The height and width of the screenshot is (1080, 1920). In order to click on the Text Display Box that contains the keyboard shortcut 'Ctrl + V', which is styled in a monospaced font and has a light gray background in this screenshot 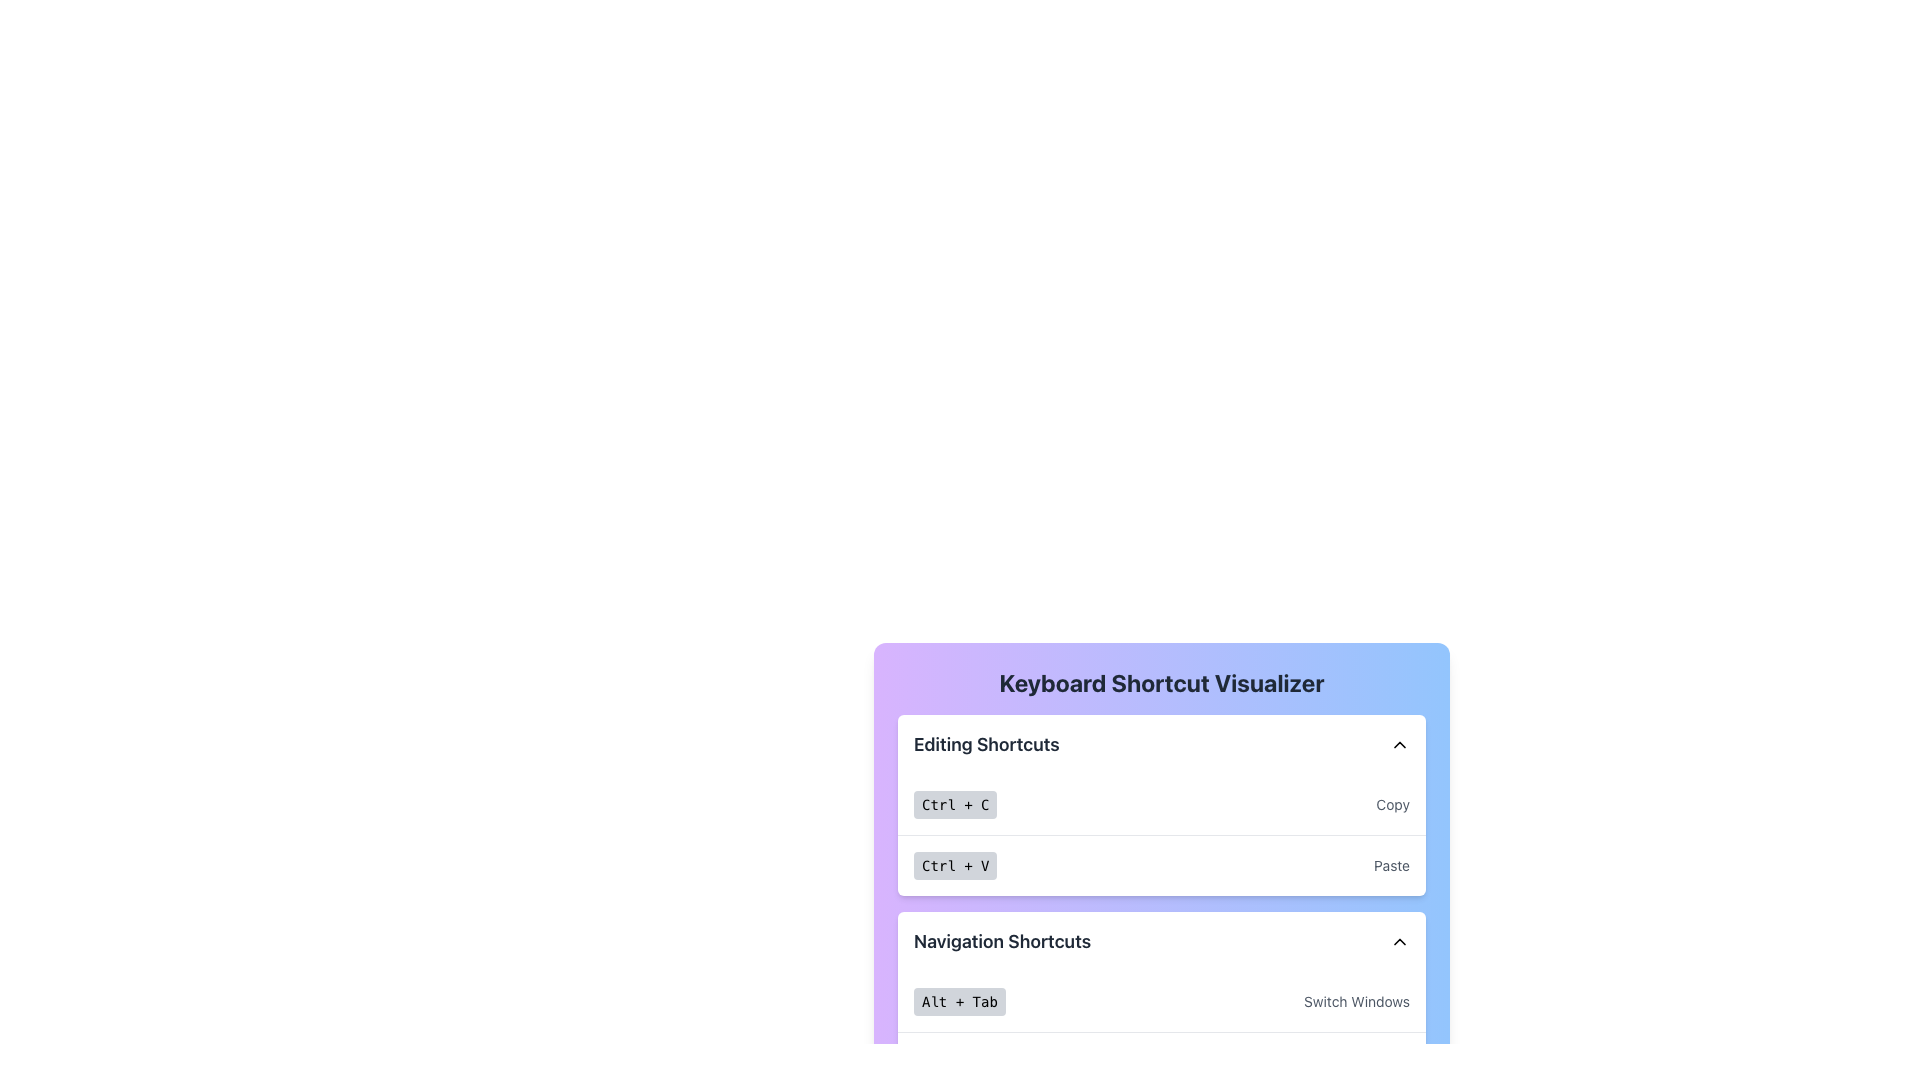, I will do `click(954, 865)`.